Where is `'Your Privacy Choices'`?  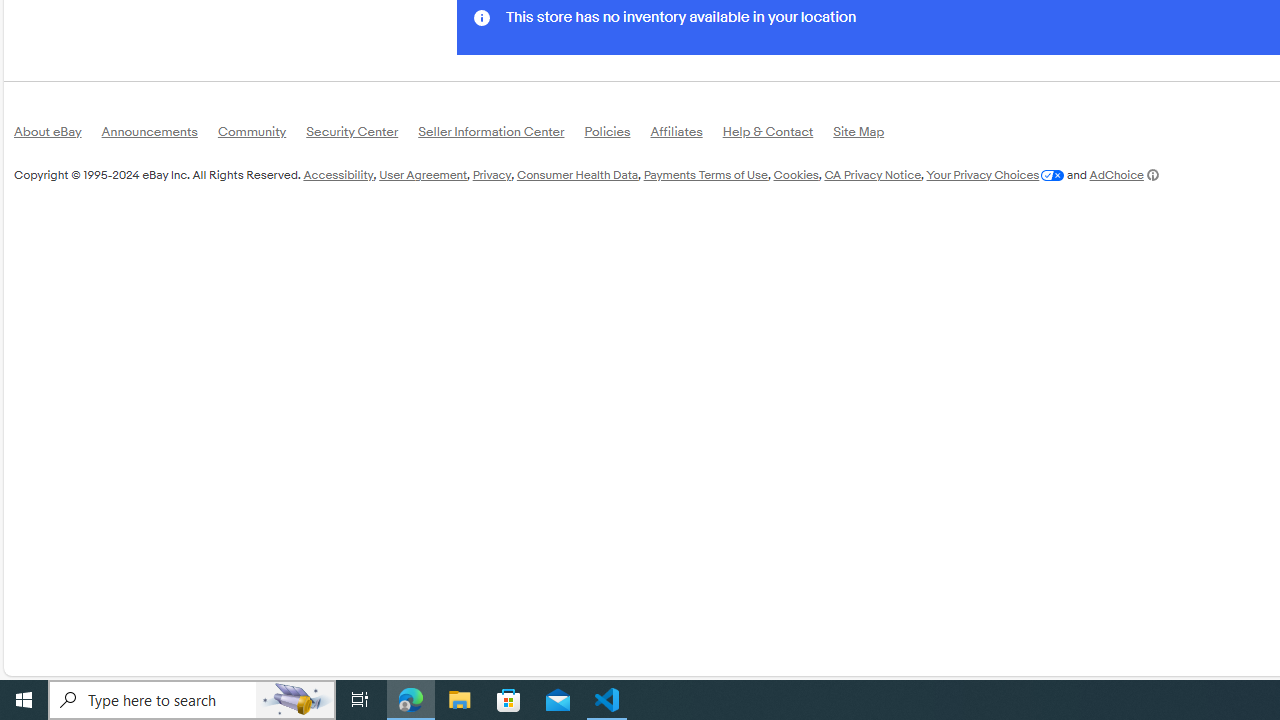
'Your Privacy Choices' is located at coordinates (995, 173).